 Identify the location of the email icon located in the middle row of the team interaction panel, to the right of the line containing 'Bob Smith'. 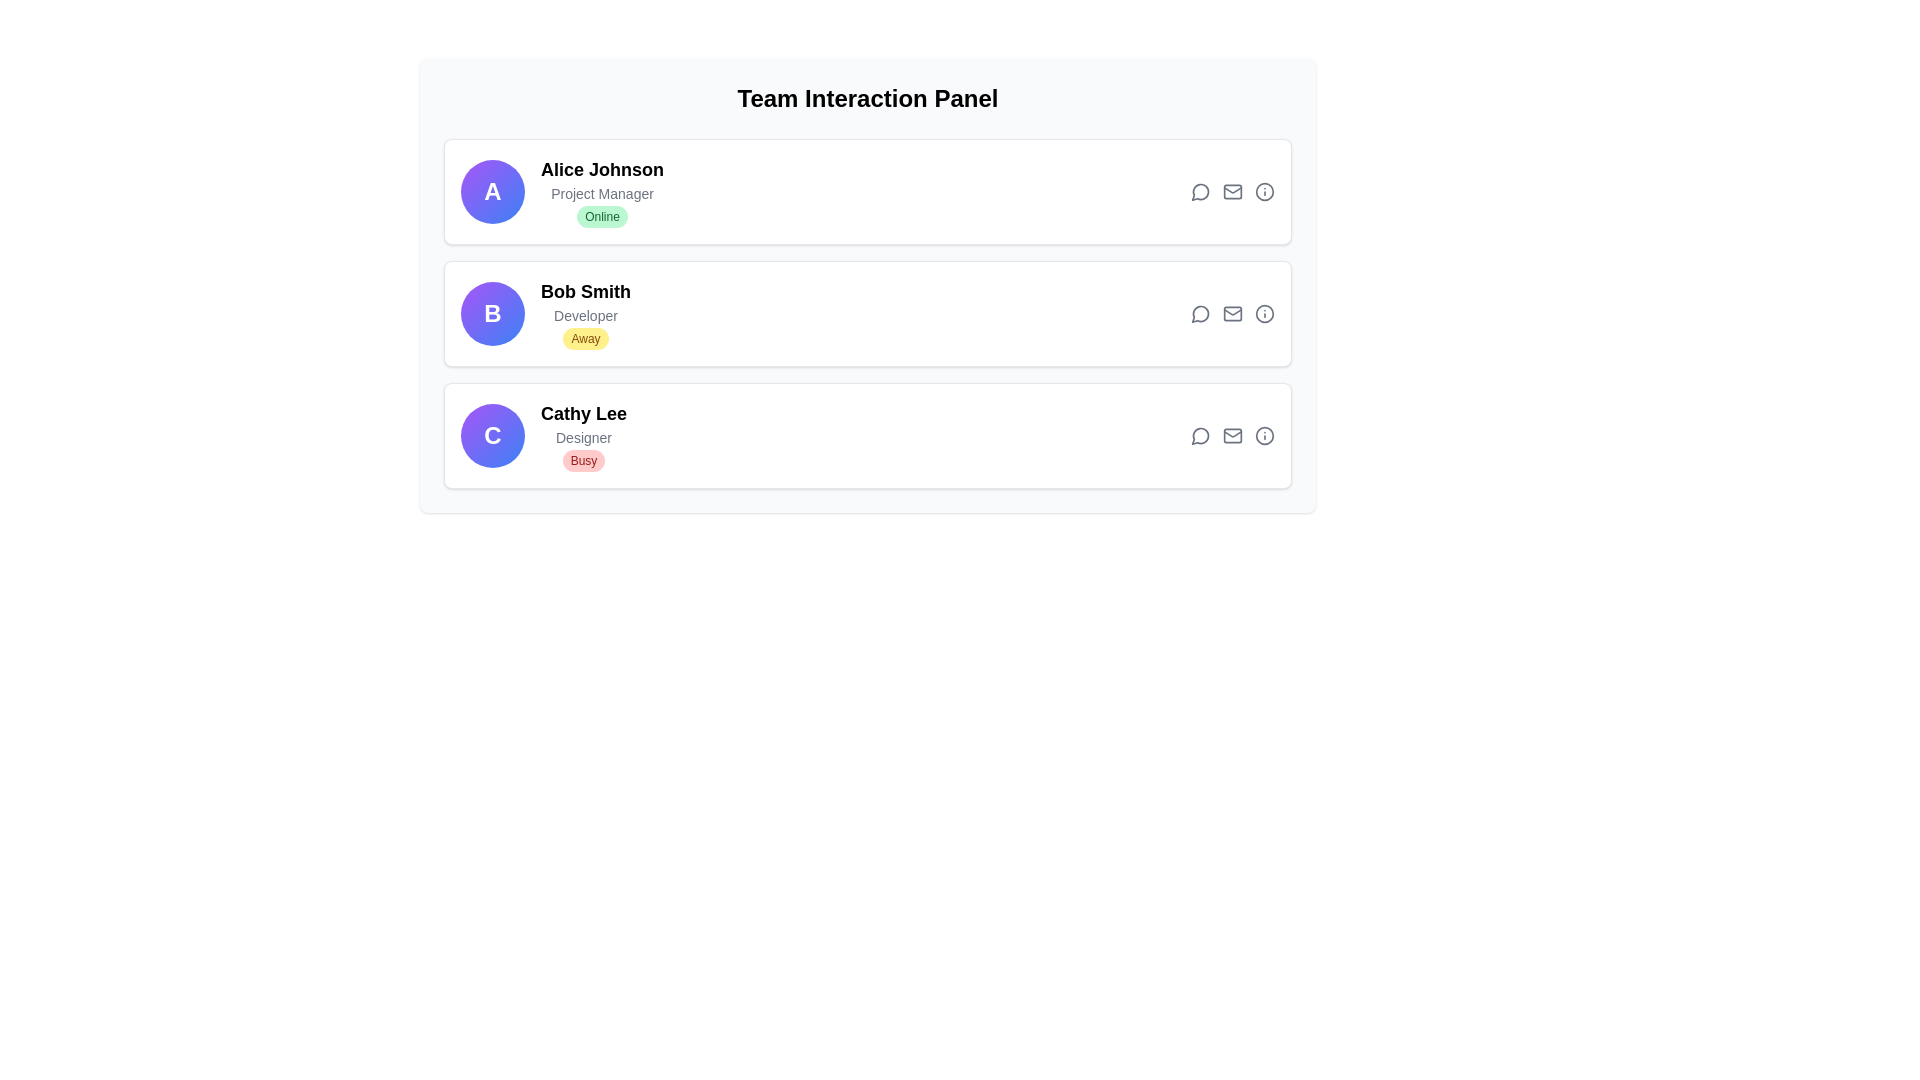
(1232, 313).